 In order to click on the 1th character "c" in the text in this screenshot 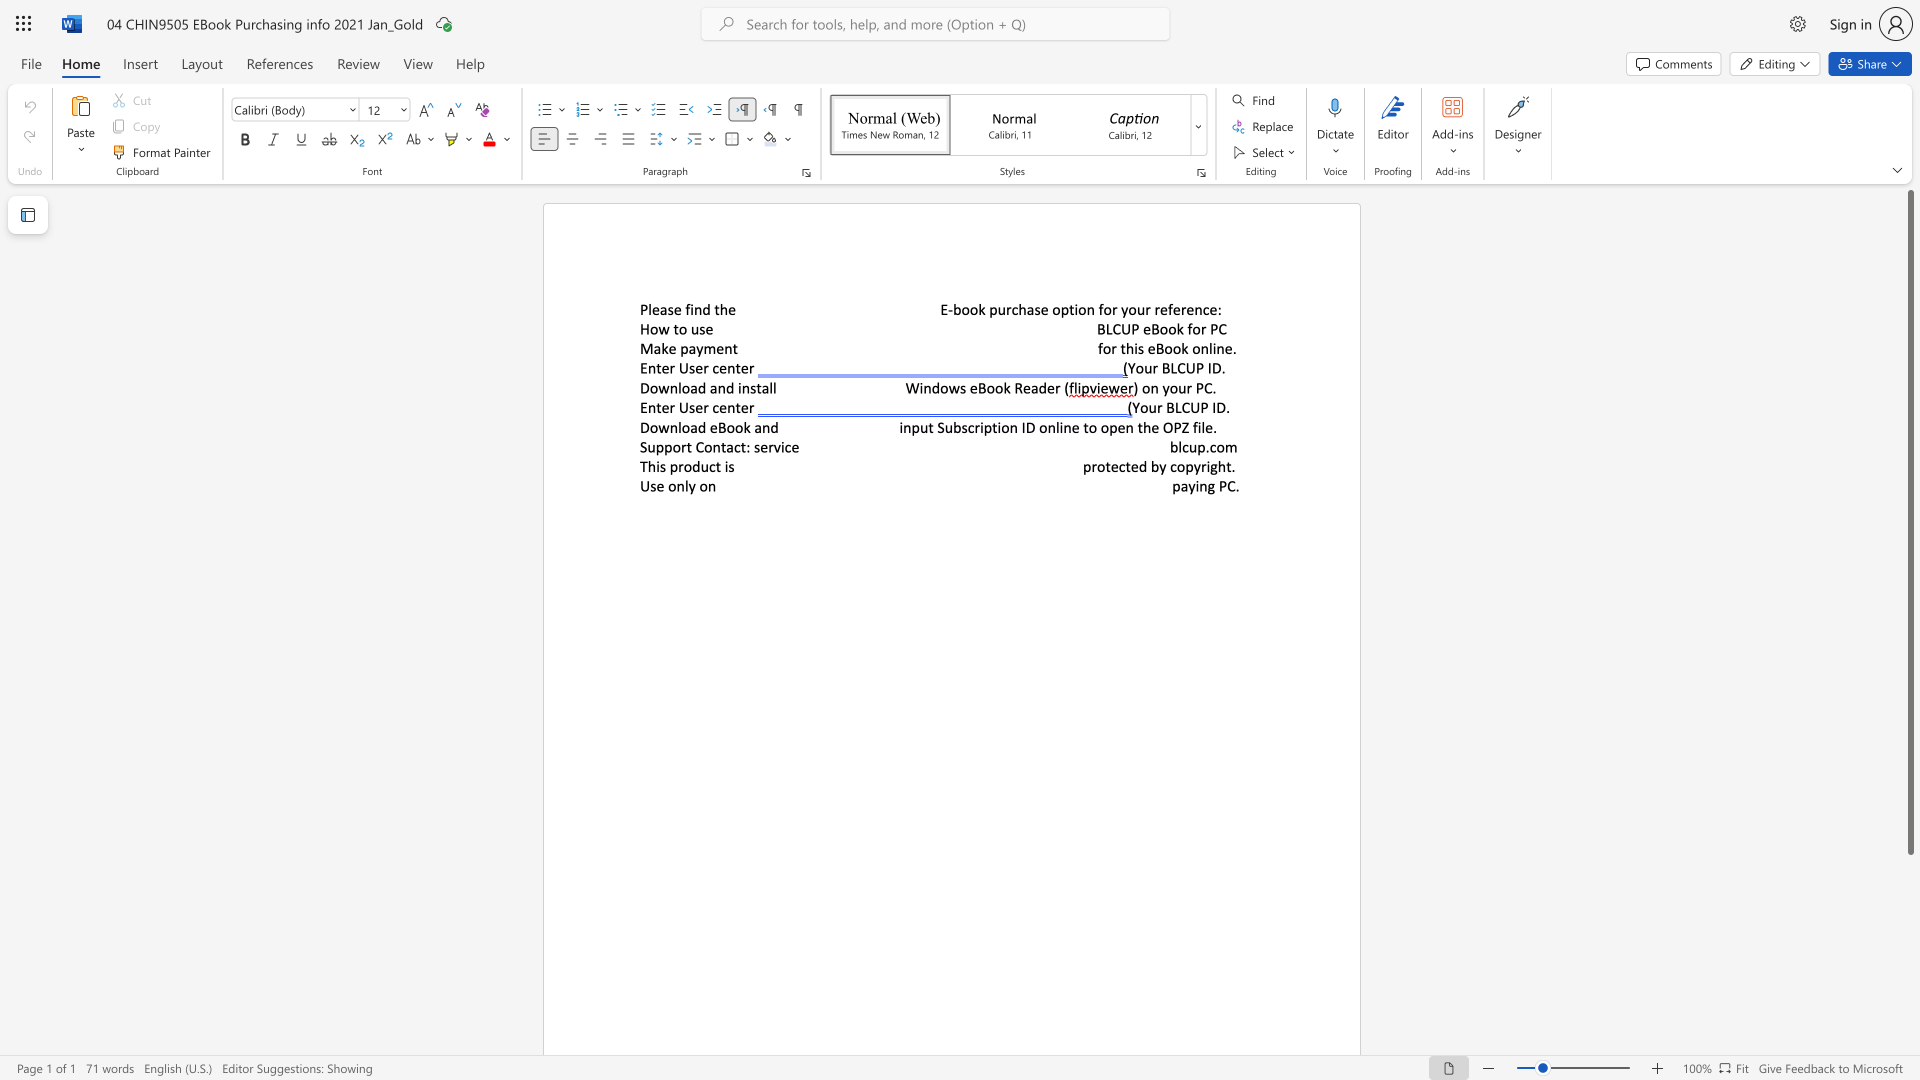, I will do `click(1205, 309)`.